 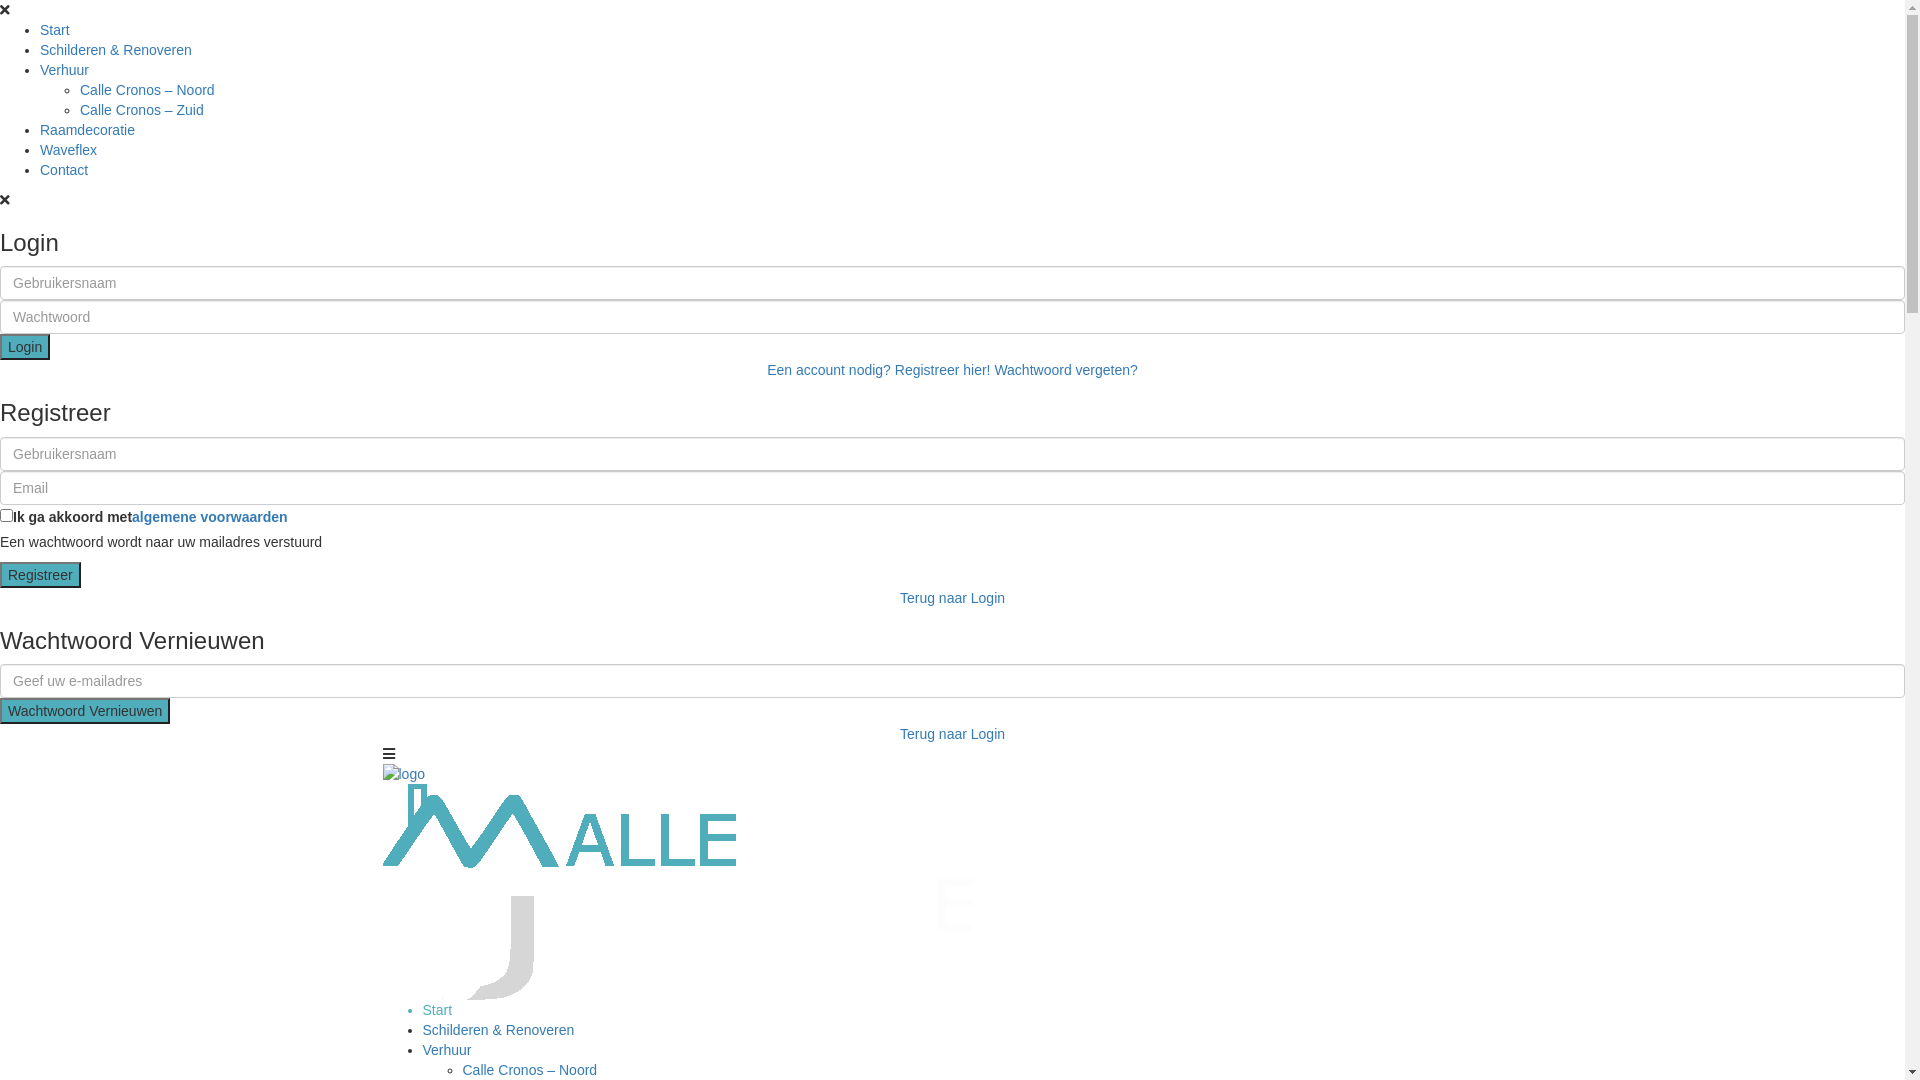 I want to click on 'Een account nodig? Registreer hier!', so click(x=878, y=370).